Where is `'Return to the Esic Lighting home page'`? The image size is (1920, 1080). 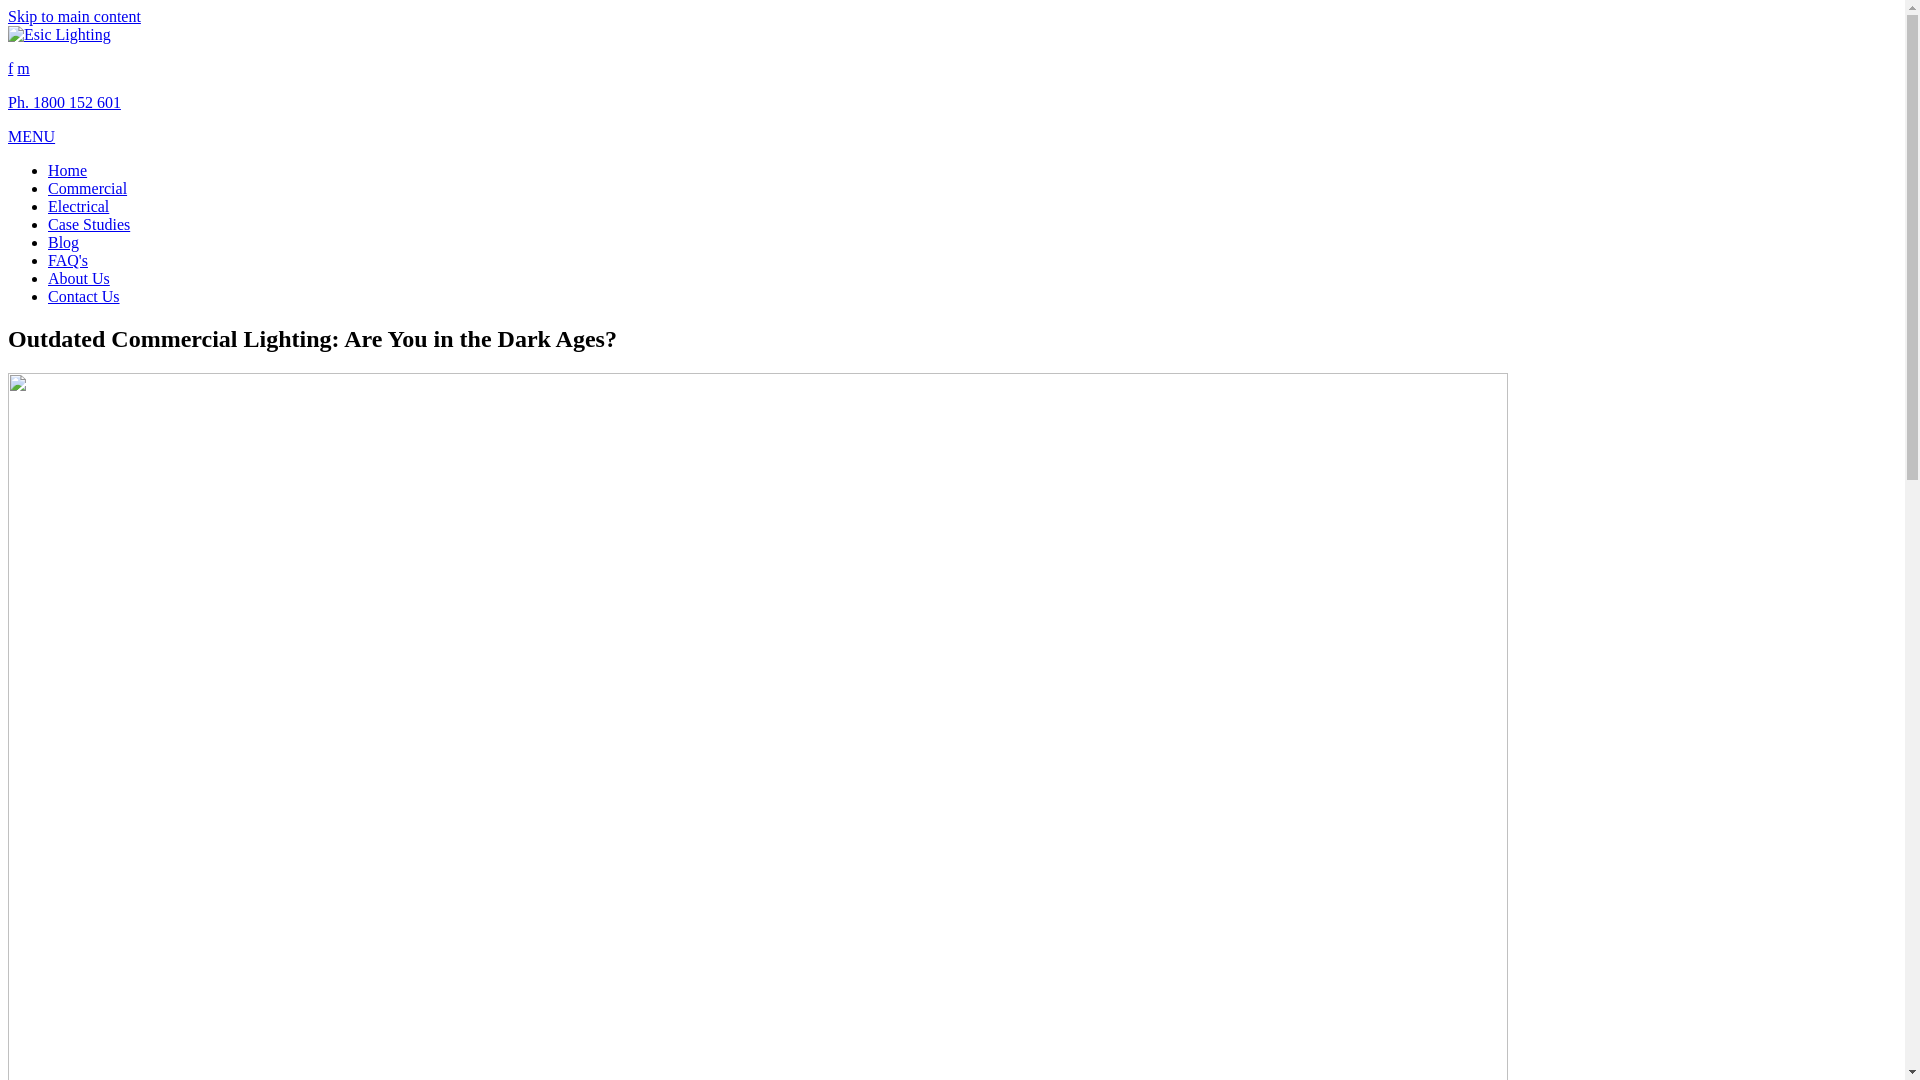
'Return to the Esic Lighting home page' is located at coordinates (59, 34).